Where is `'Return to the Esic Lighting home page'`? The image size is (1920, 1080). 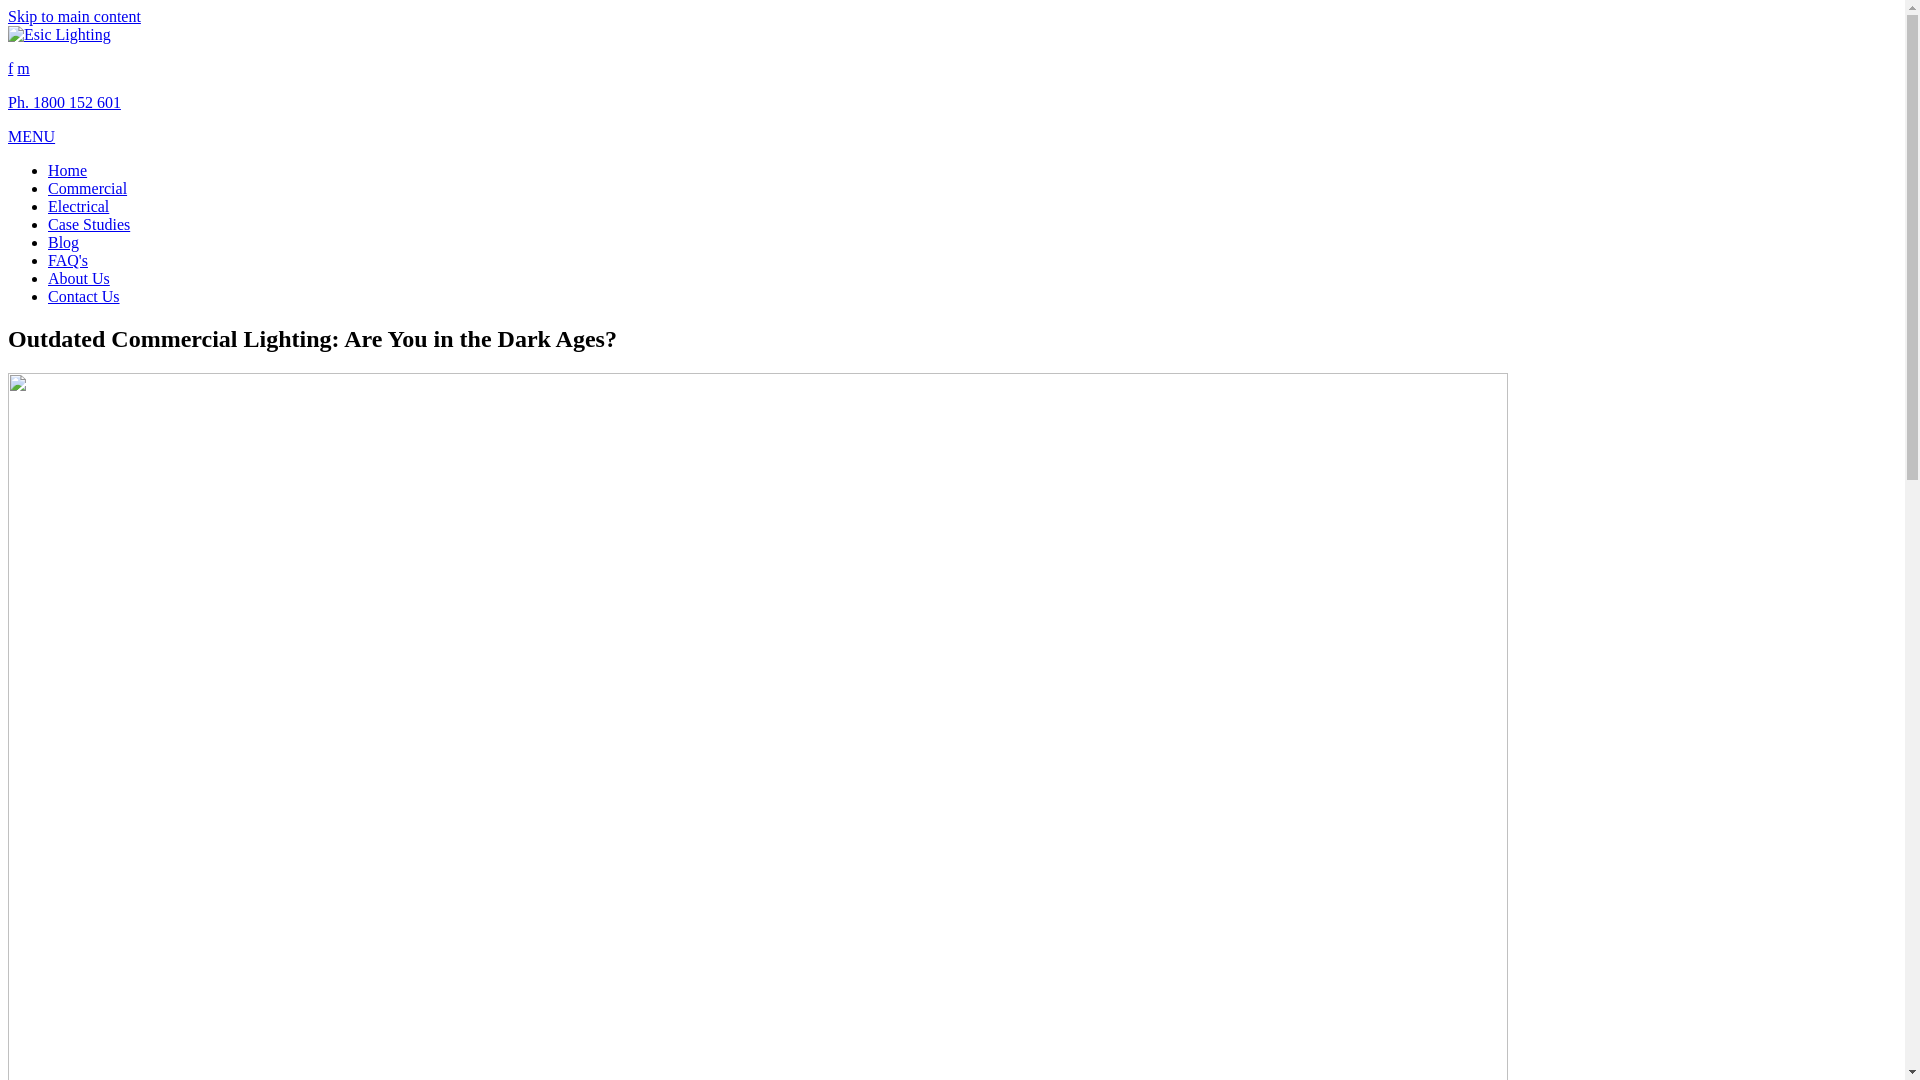
'Return to the Esic Lighting home page' is located at coordinates (59, 34).